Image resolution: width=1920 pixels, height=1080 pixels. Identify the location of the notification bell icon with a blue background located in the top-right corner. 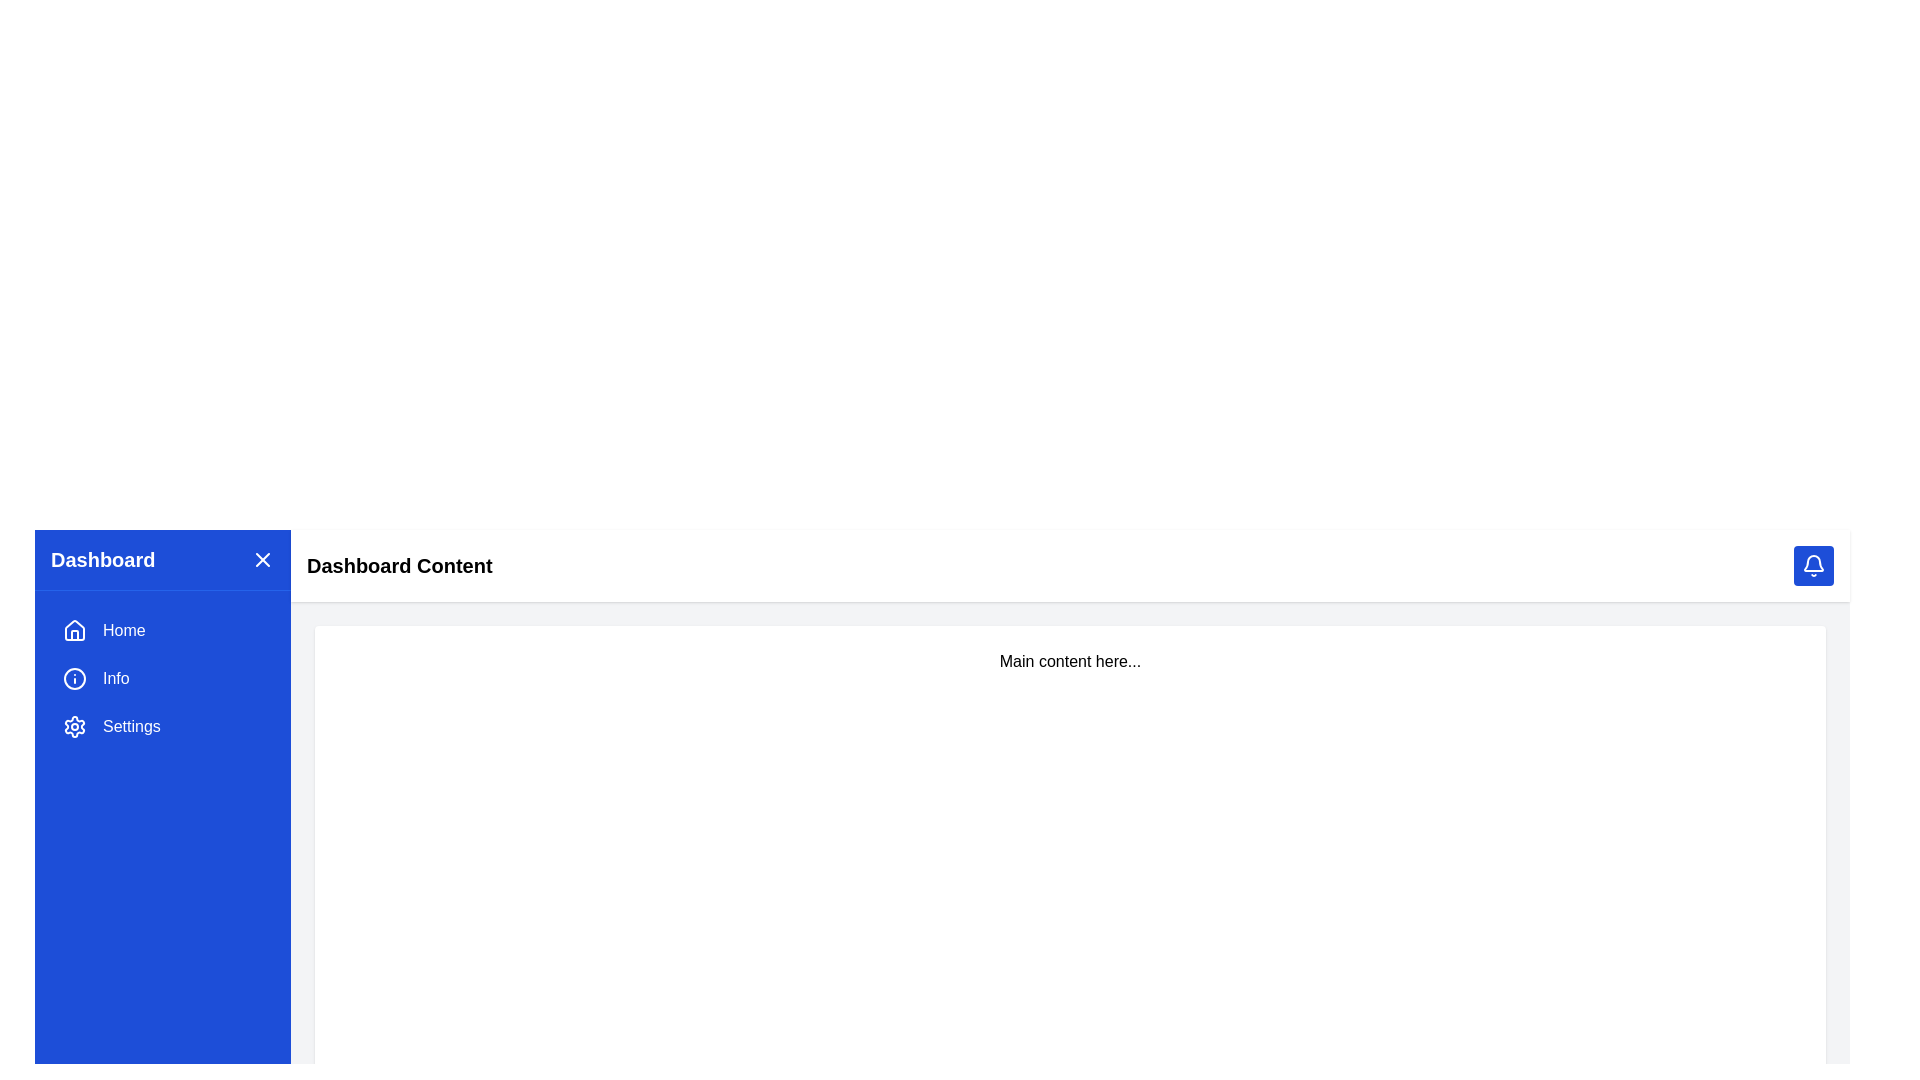
(1814, 566).